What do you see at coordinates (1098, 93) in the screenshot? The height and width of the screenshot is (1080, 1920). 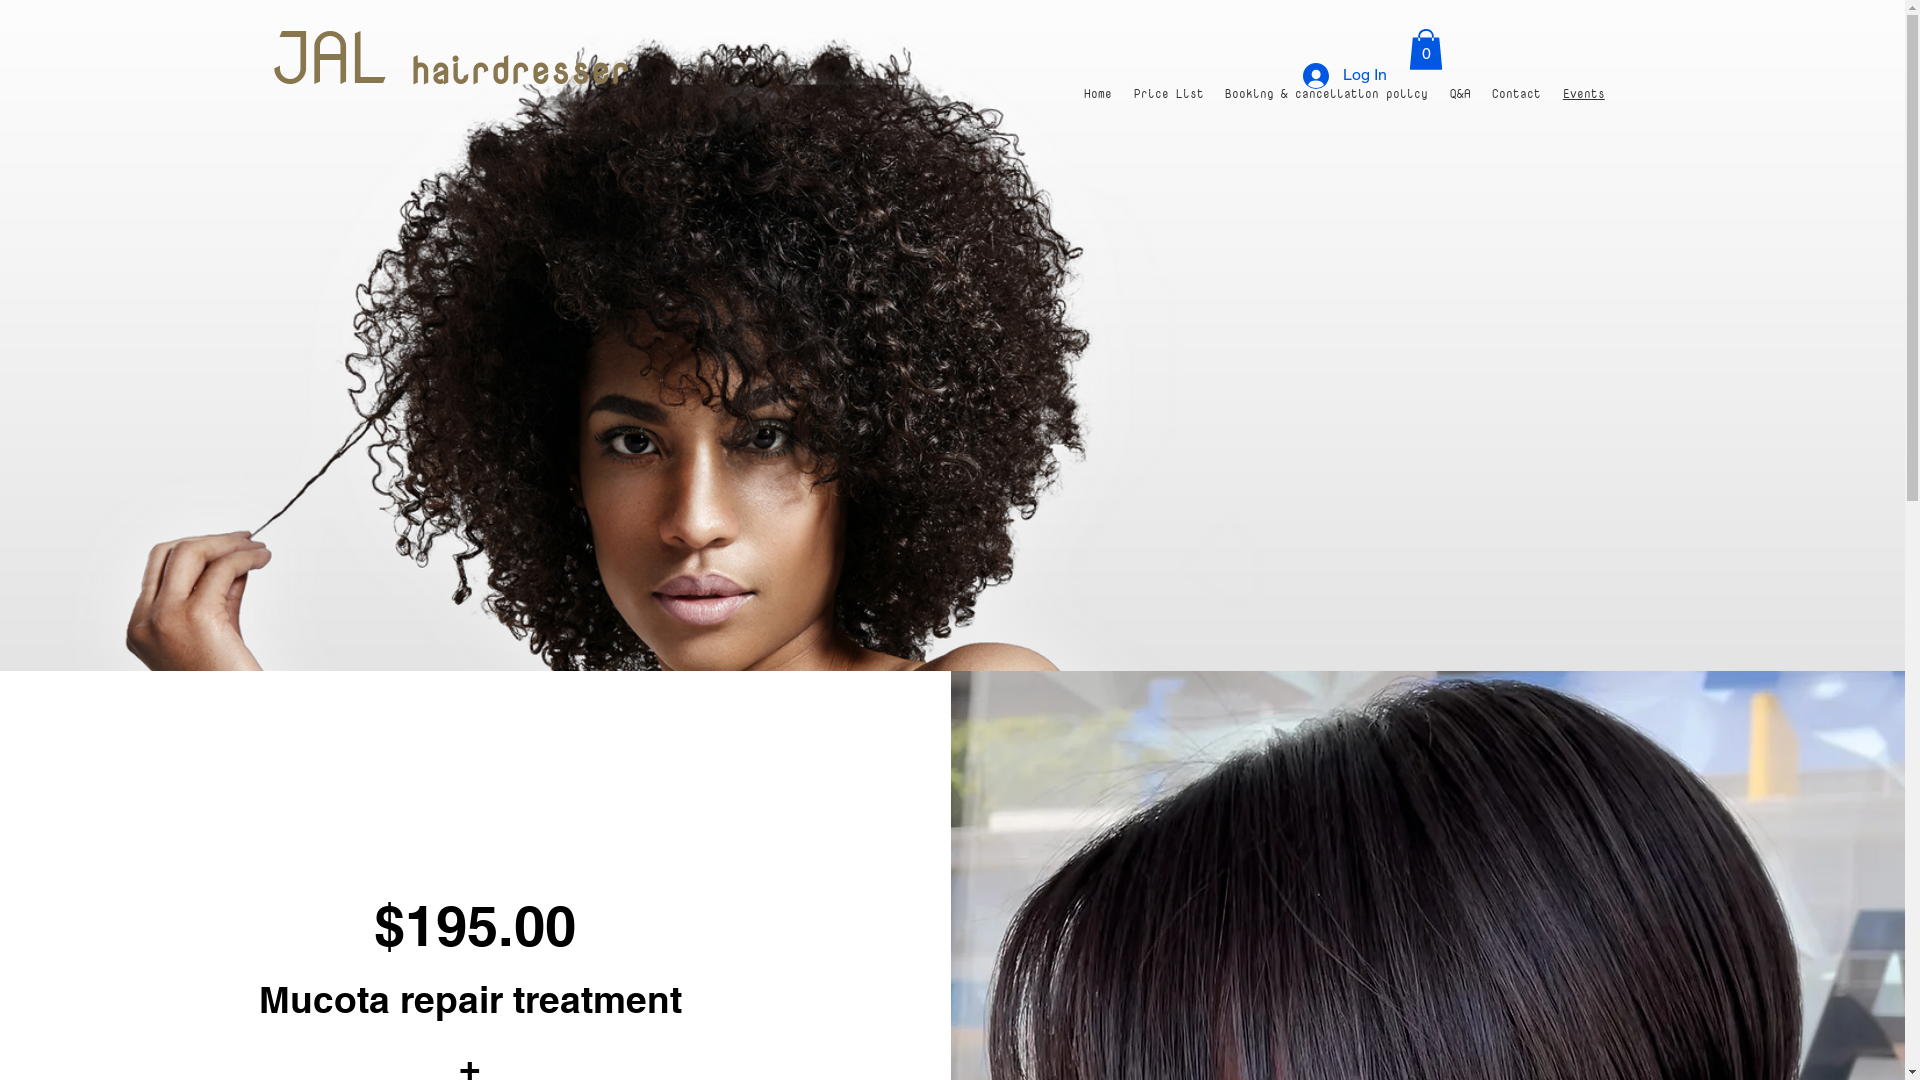 I see `'Home'` at bounding box center [1098, 93].